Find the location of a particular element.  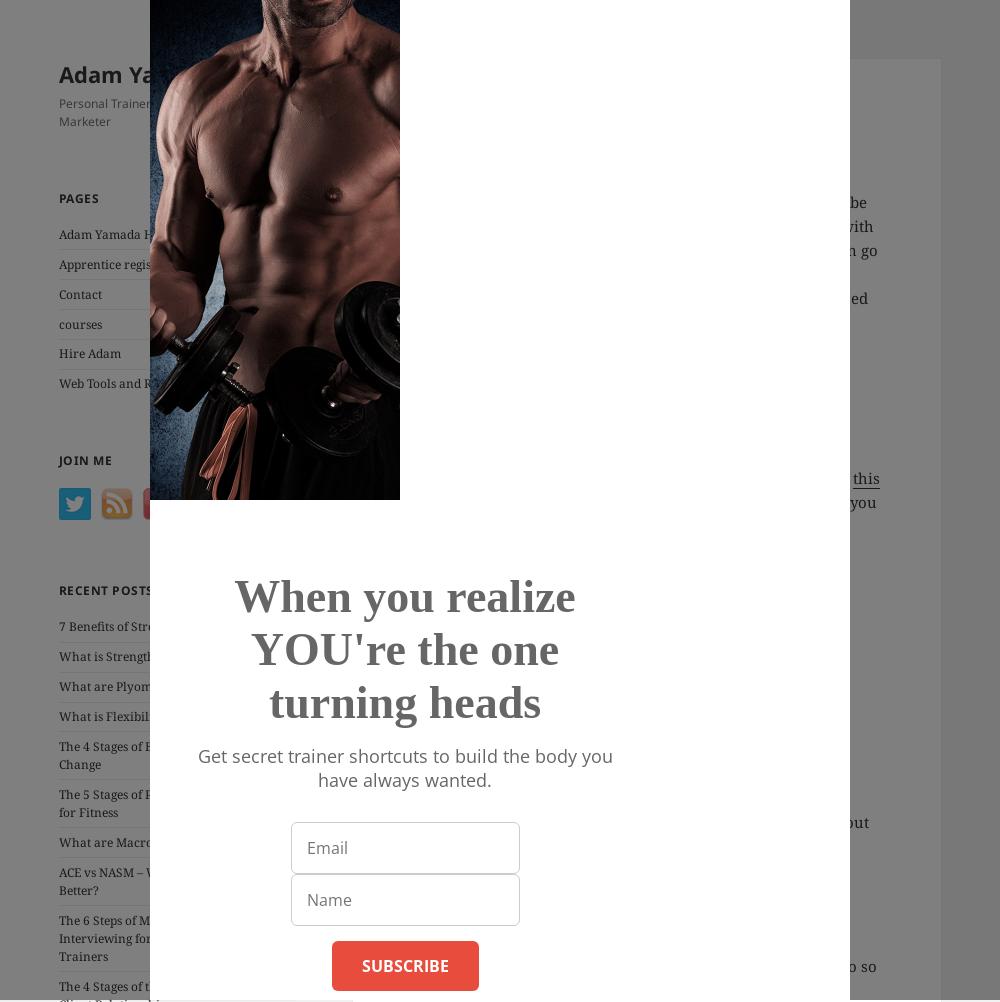

'to get a better idea about their services and why I recommended NameSiloto so many people.' is located at coordinates (643, 964).